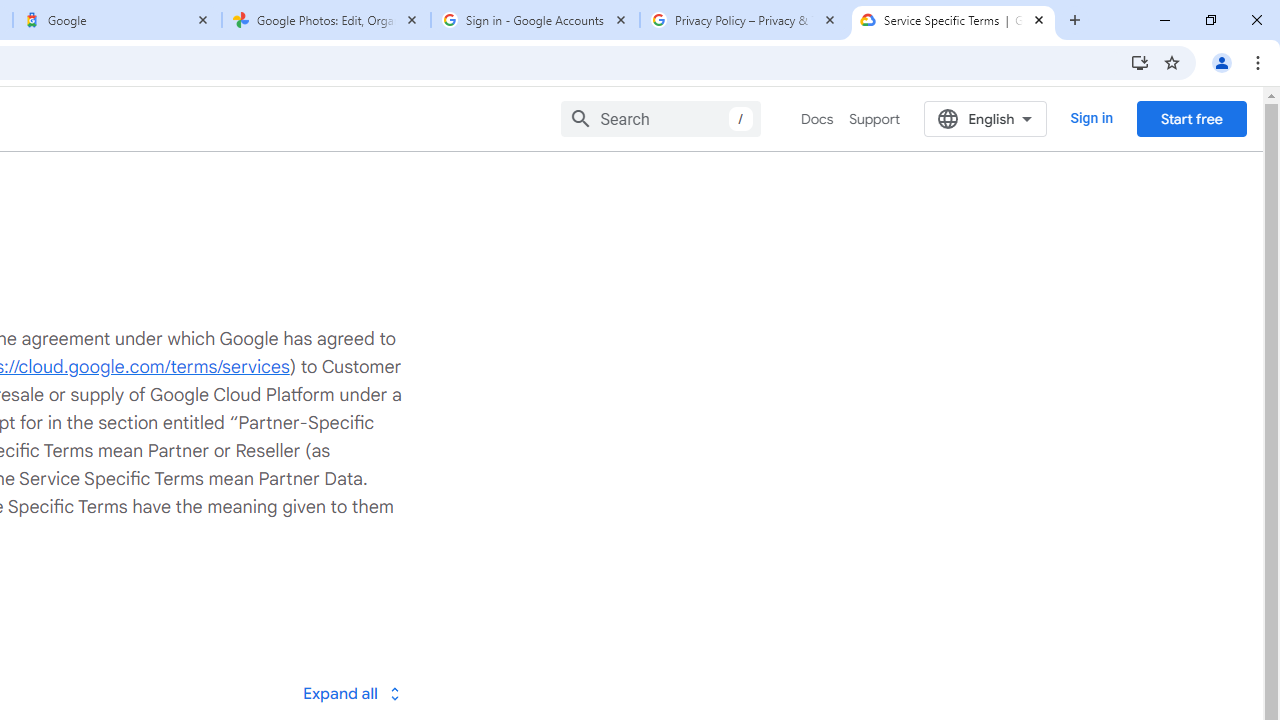  What do you see at coordinates (1171, 61) in the screenshot?
I see `'Bookmark this tab'` at bounding box center [1171, 61].